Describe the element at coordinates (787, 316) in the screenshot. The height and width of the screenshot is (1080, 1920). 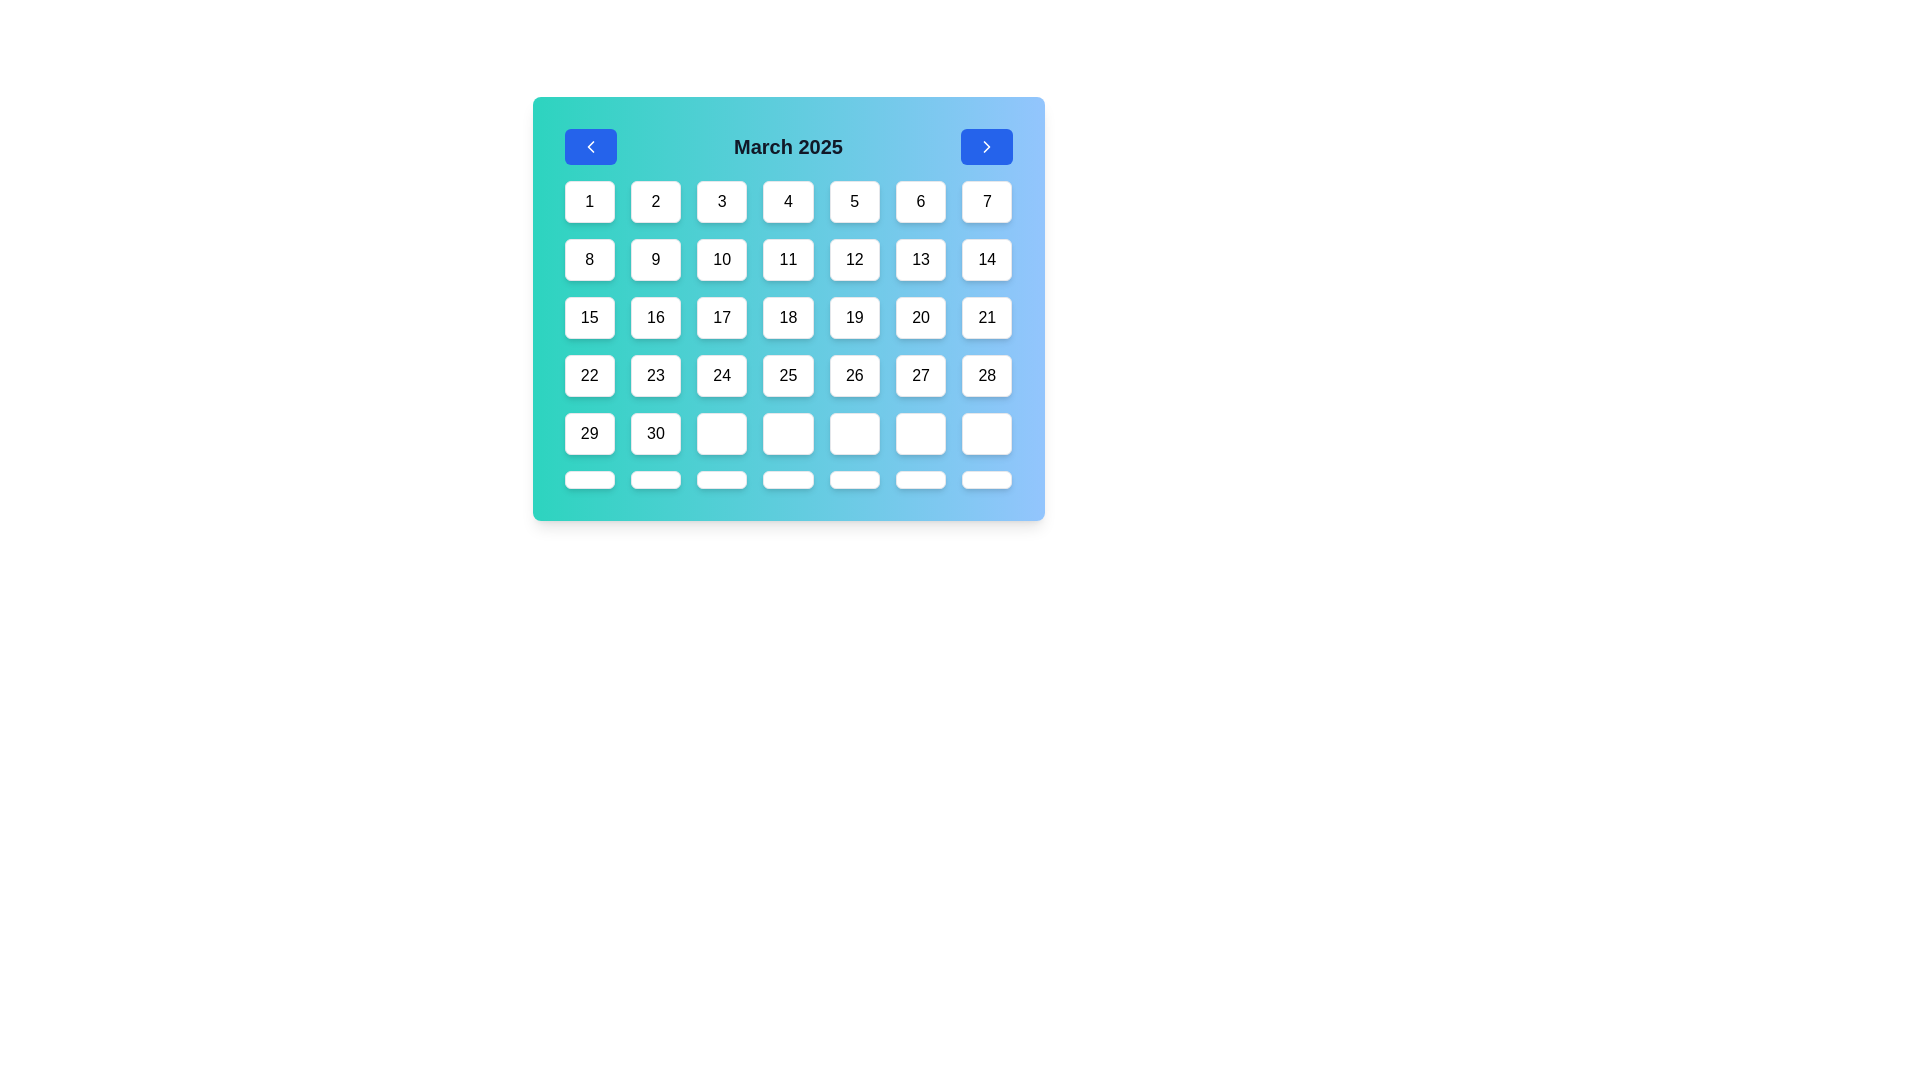
I see `the button displaying '18'` at that location.